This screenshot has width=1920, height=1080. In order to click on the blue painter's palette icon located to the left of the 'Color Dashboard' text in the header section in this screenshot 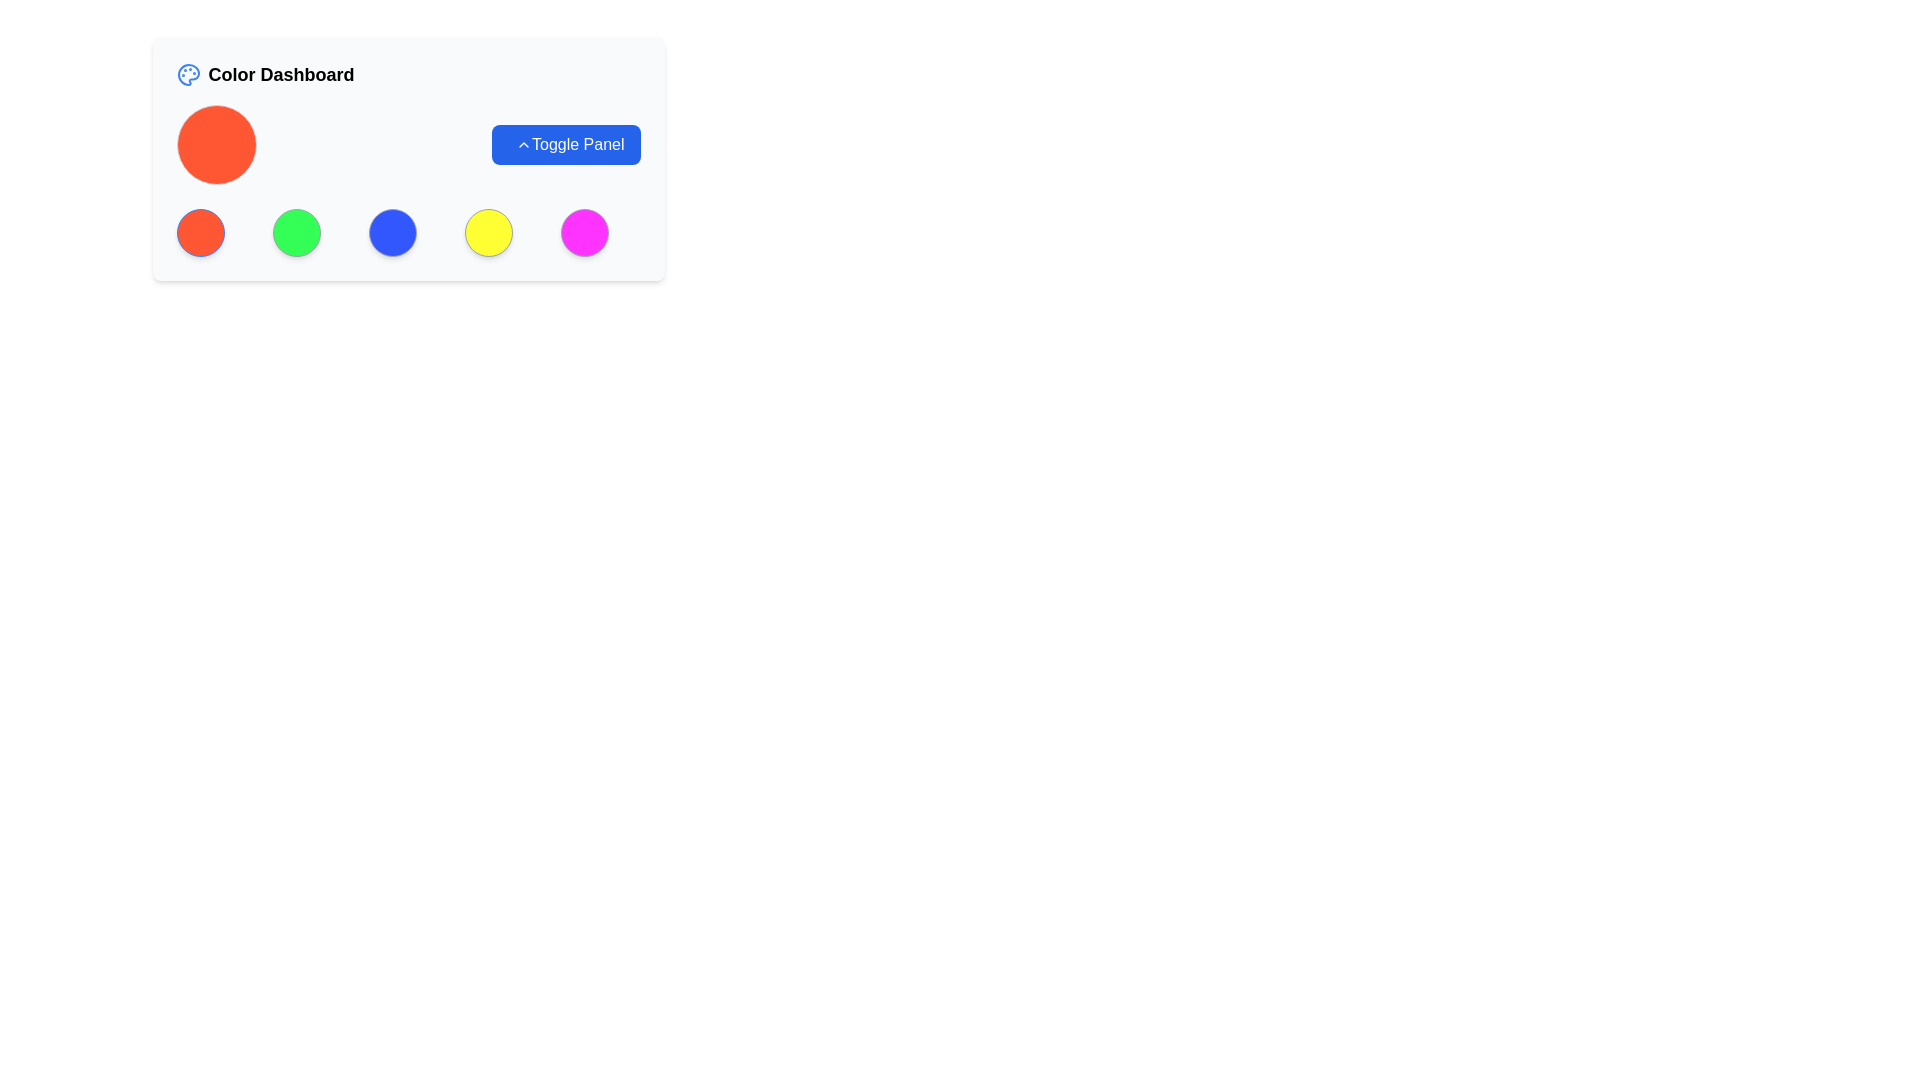, I will do `click(188, 73)`.